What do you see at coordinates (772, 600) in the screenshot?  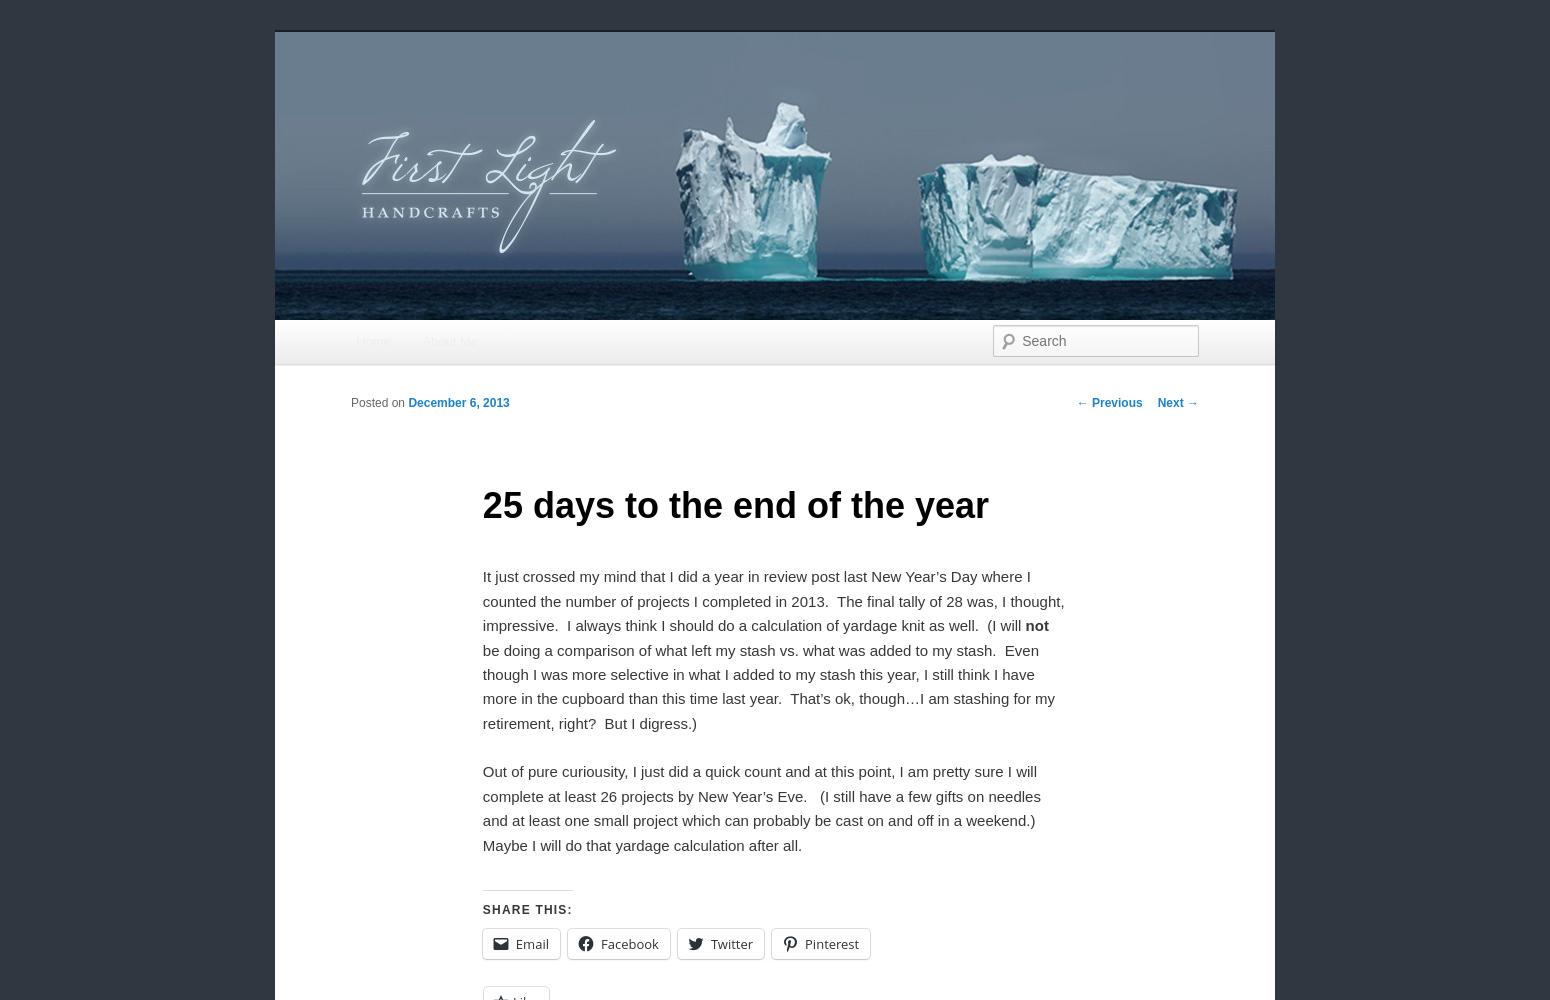 I see `'It just crossed my mind that I did a year in review post last New Year’s Day where I counted the number of projects I completed in 2013.  The final tally of 28 was, I thought, impressive.  I always think I should do a calculation of yardage knit as well.  (I will'` at bounding box center [772, 600].